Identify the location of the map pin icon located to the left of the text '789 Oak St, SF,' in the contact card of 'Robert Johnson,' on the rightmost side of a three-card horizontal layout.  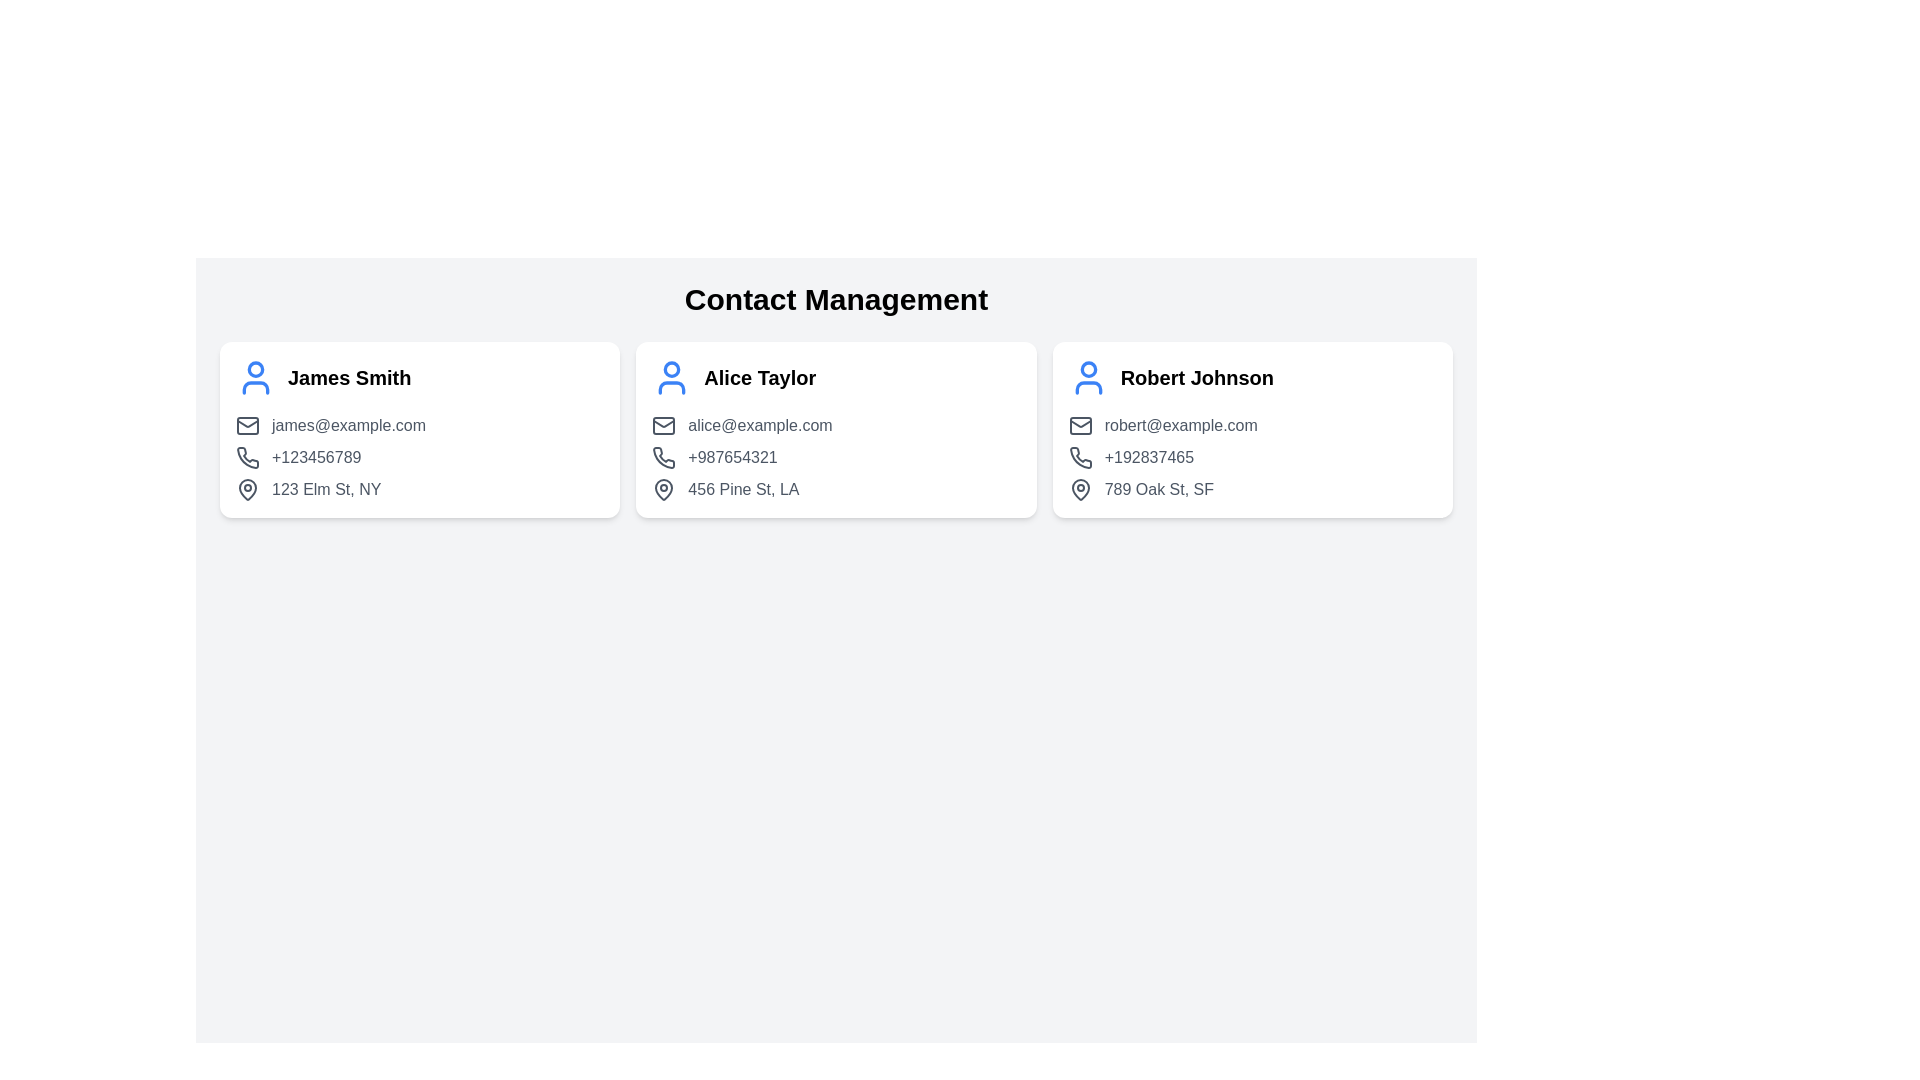
(1079, 489).